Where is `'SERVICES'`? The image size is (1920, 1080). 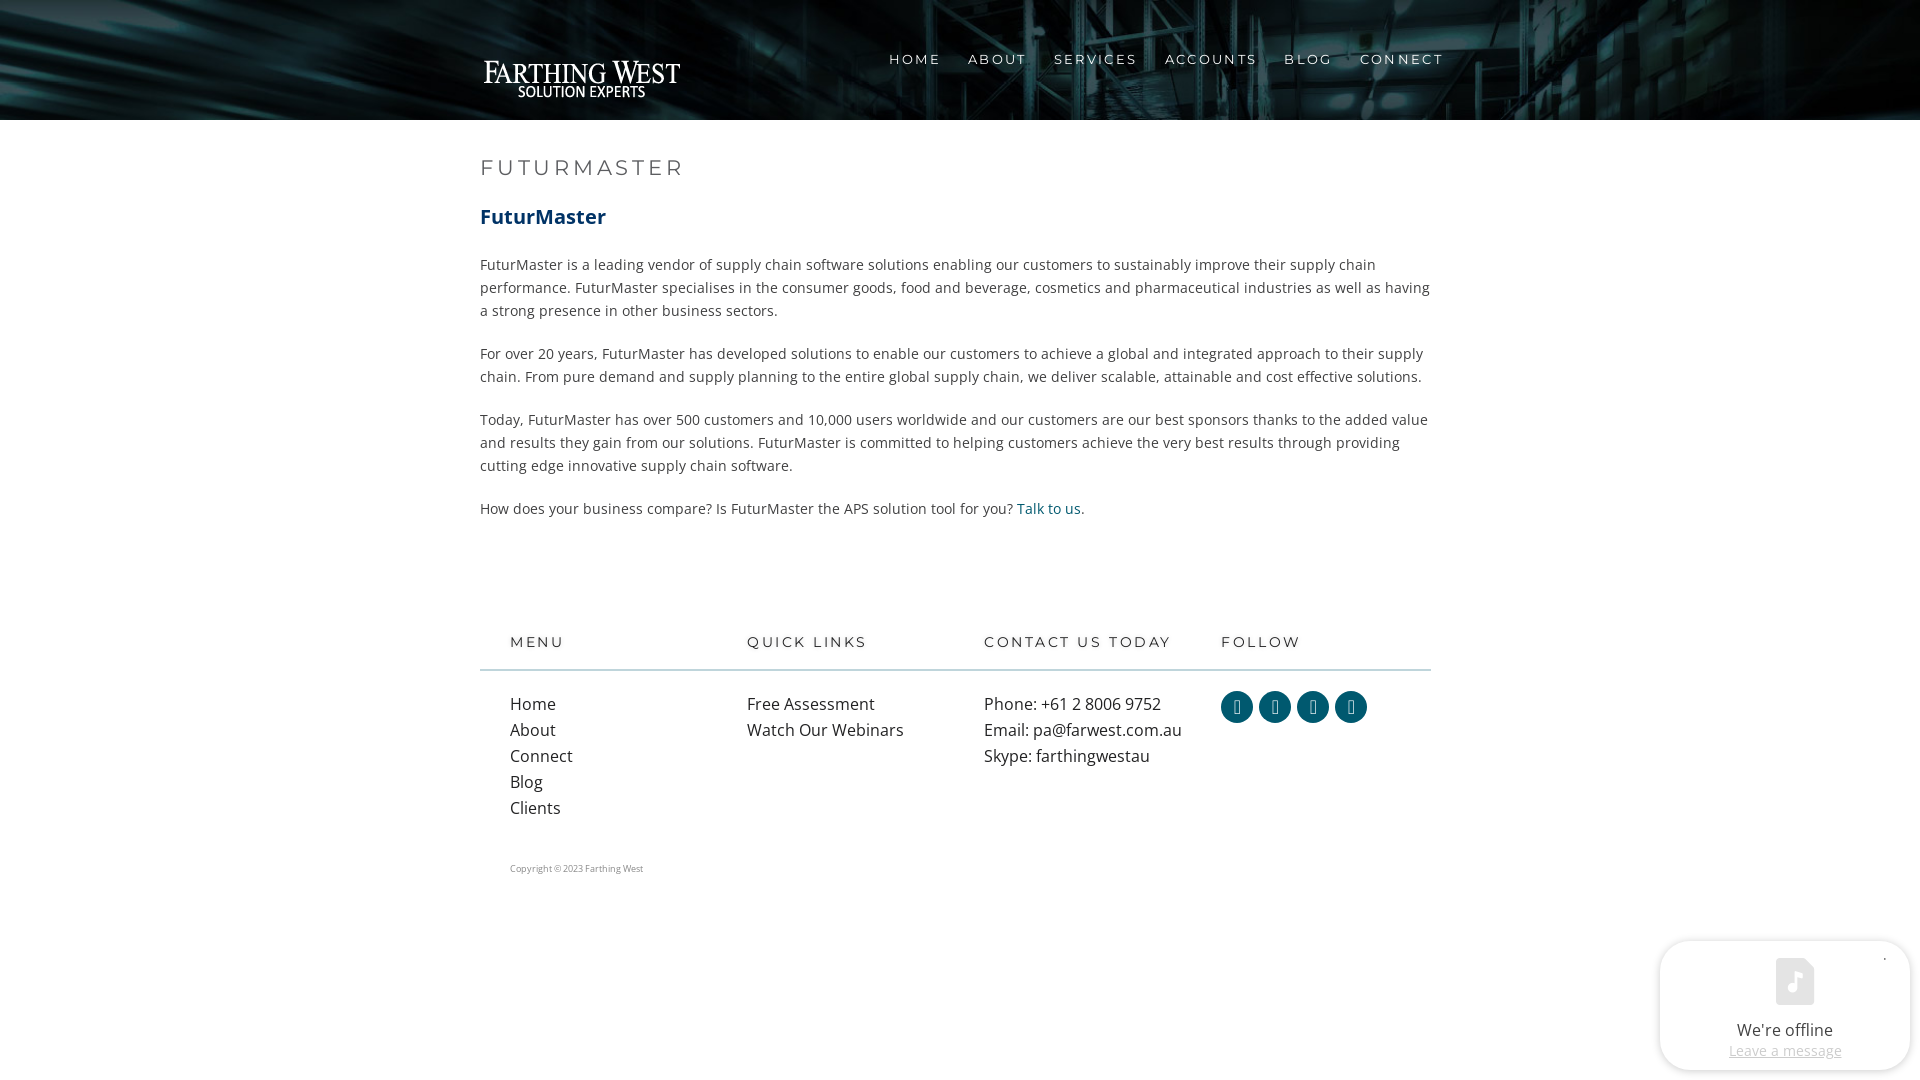
'SERVICES' is located at coordinates (1093, 58).